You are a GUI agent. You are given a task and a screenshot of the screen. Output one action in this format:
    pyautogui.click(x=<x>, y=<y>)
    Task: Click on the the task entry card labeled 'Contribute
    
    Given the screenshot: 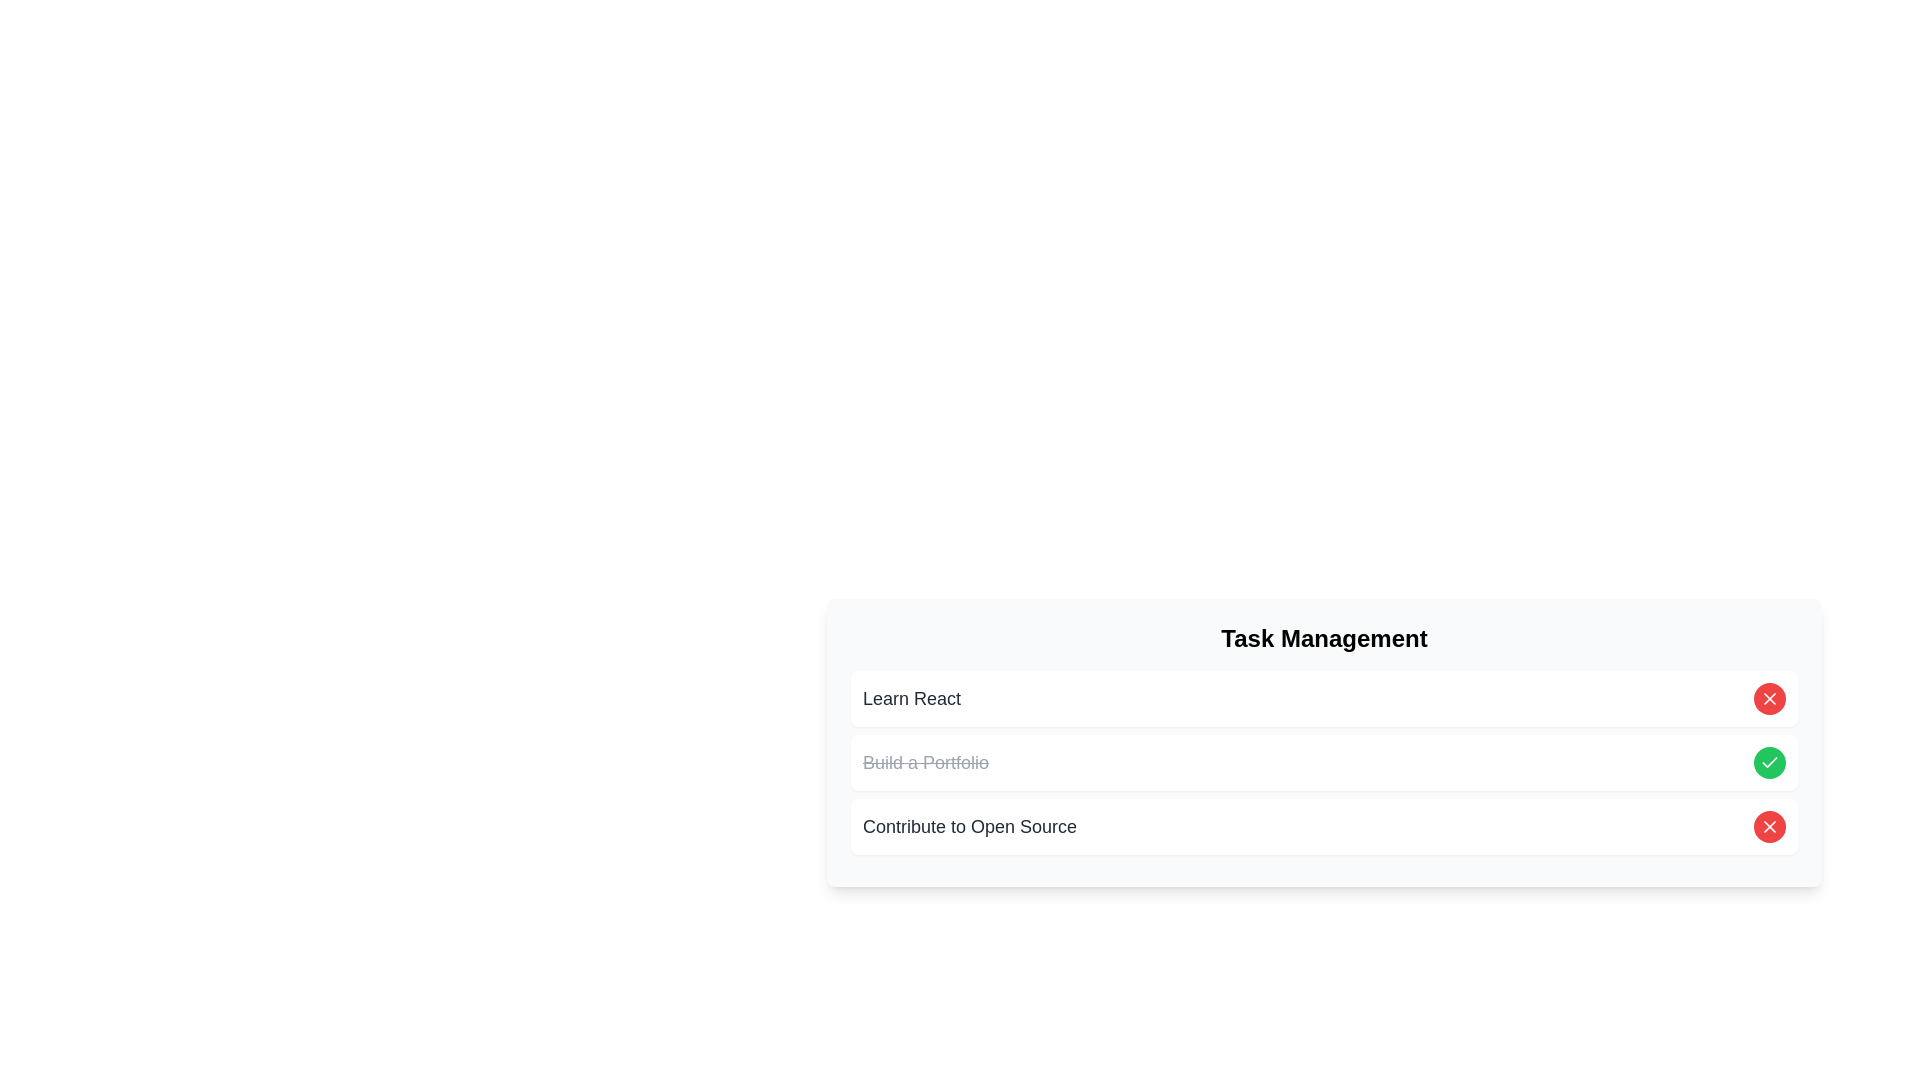 What is the action you would take?
    pyautogui.click(x=1324, y=826)
    